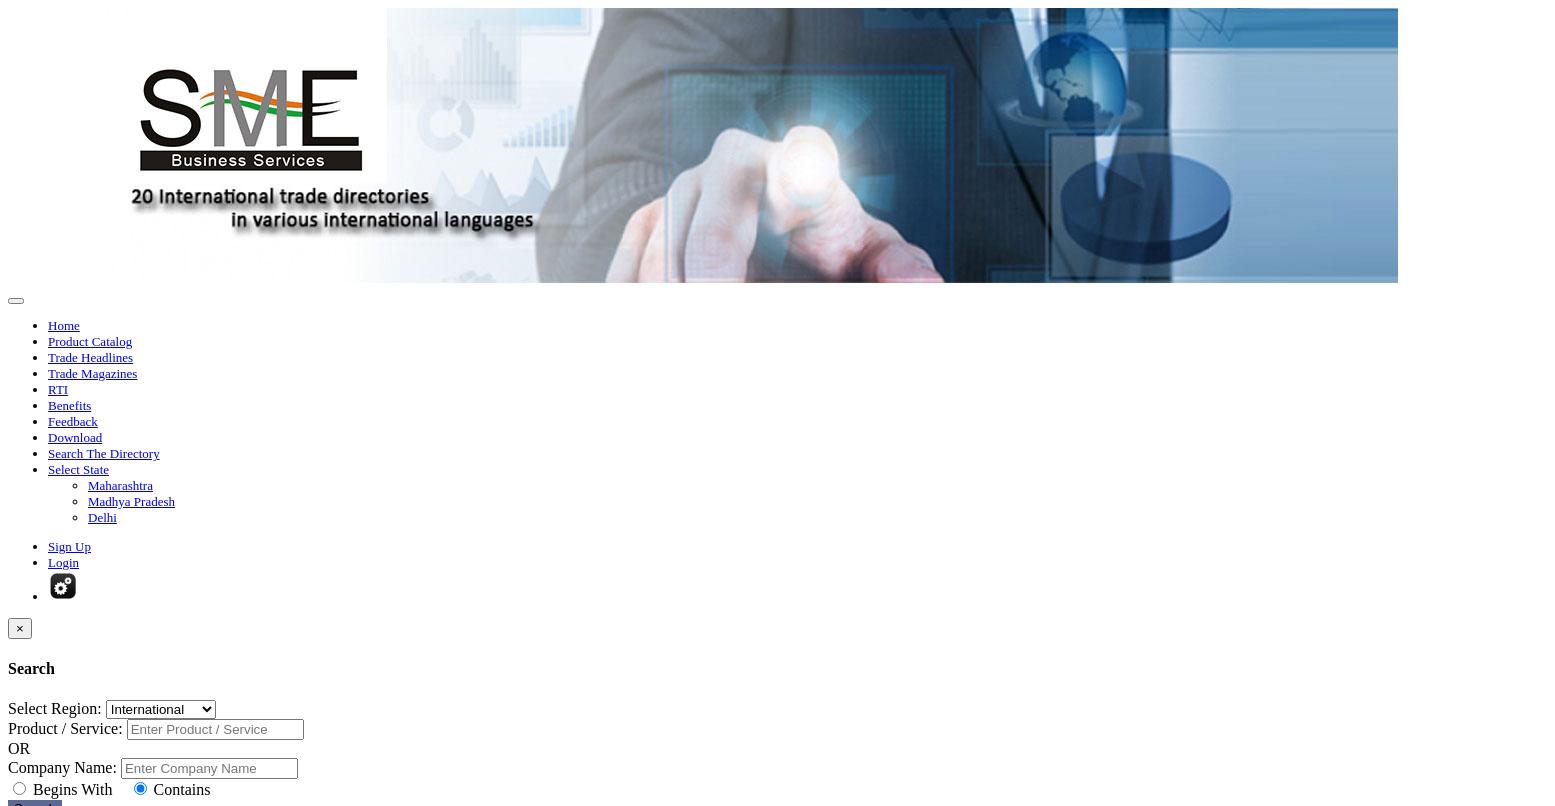 The width and height of the screenshot is (1555, 806). What do you see at coordinates (91, 372) in the screenshot?
I see `'Trade Magazines'` at bounding box center [91, 372].